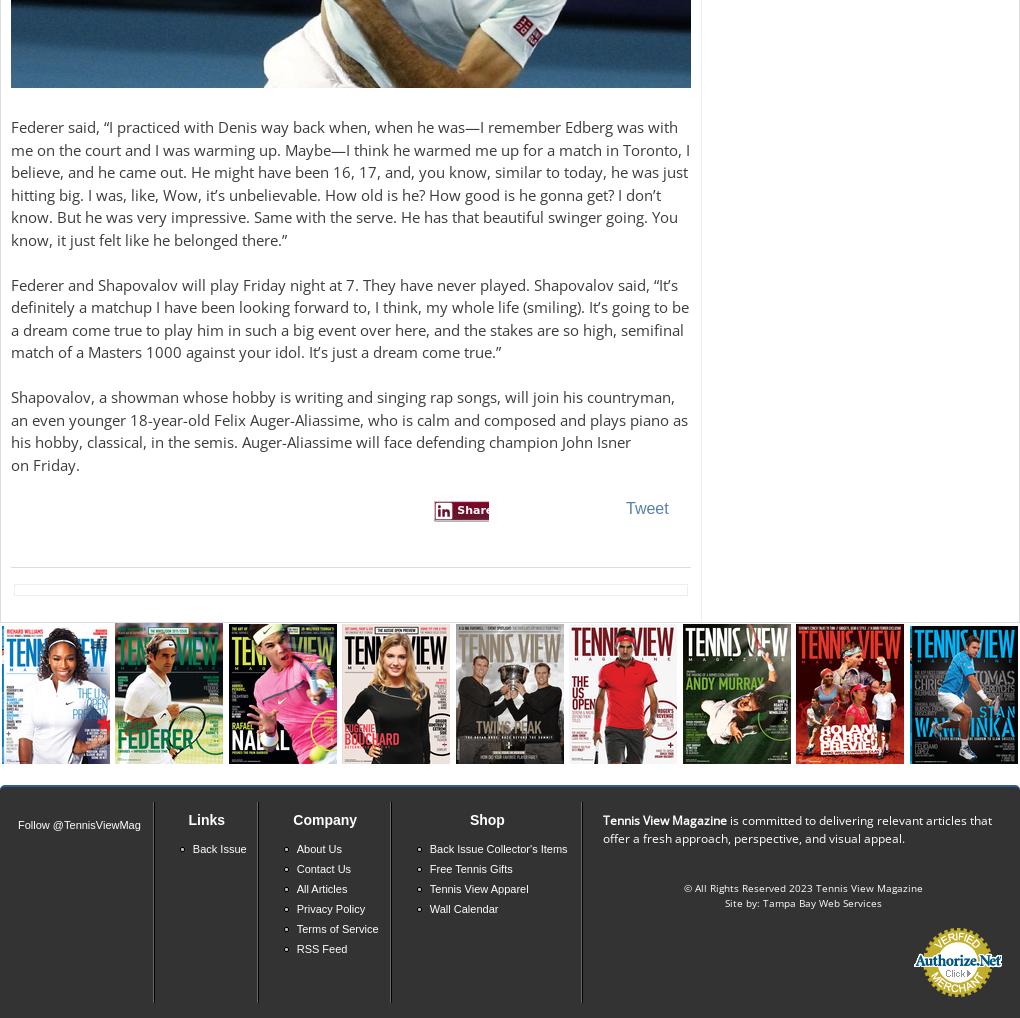  I want to click on 'Federer and Shapovalov will play Friday night at', so click(10, 284).